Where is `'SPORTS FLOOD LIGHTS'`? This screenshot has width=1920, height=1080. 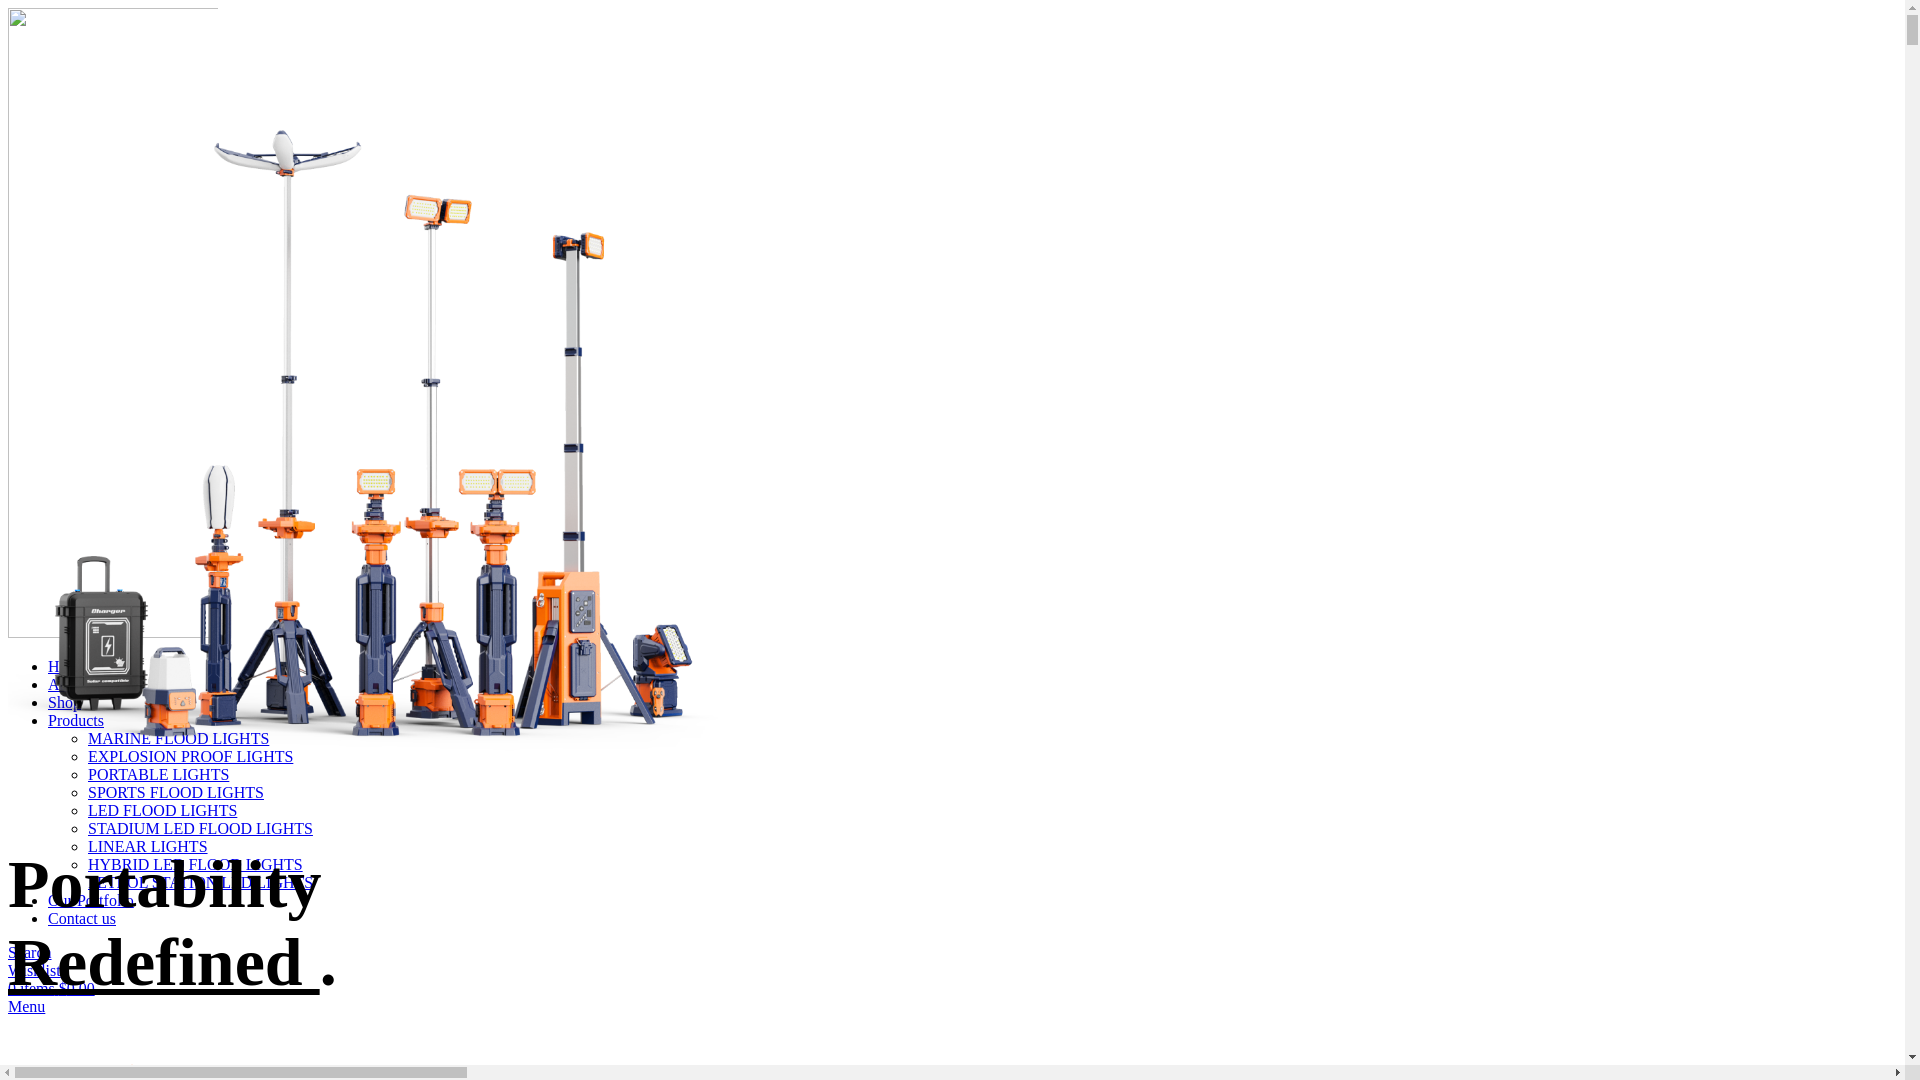
'SPORTS FLOOD LIGHTS' is located at coordinates (176, 791).